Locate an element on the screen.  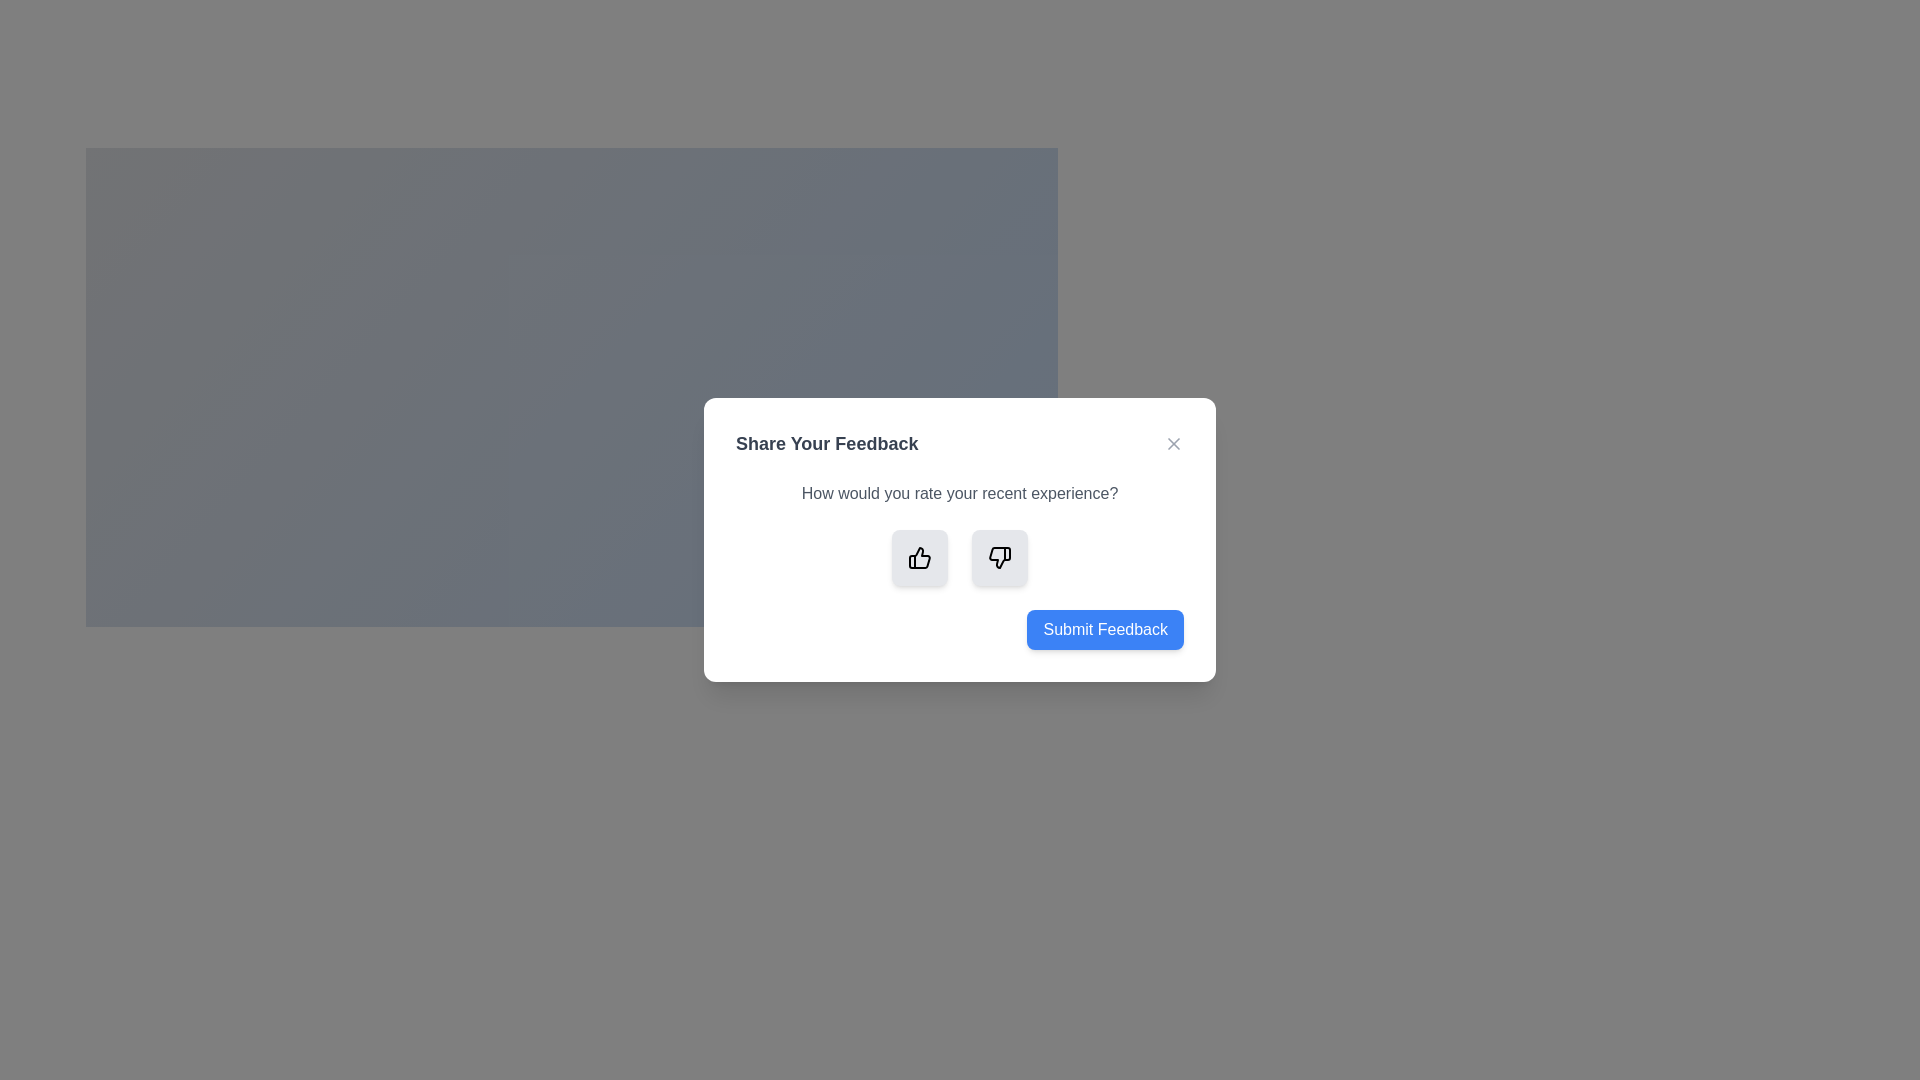
the square-shaped button with a light gray background and a black thumbs-up icon at its center to record positive feedback is located at coordinates (919, 558).